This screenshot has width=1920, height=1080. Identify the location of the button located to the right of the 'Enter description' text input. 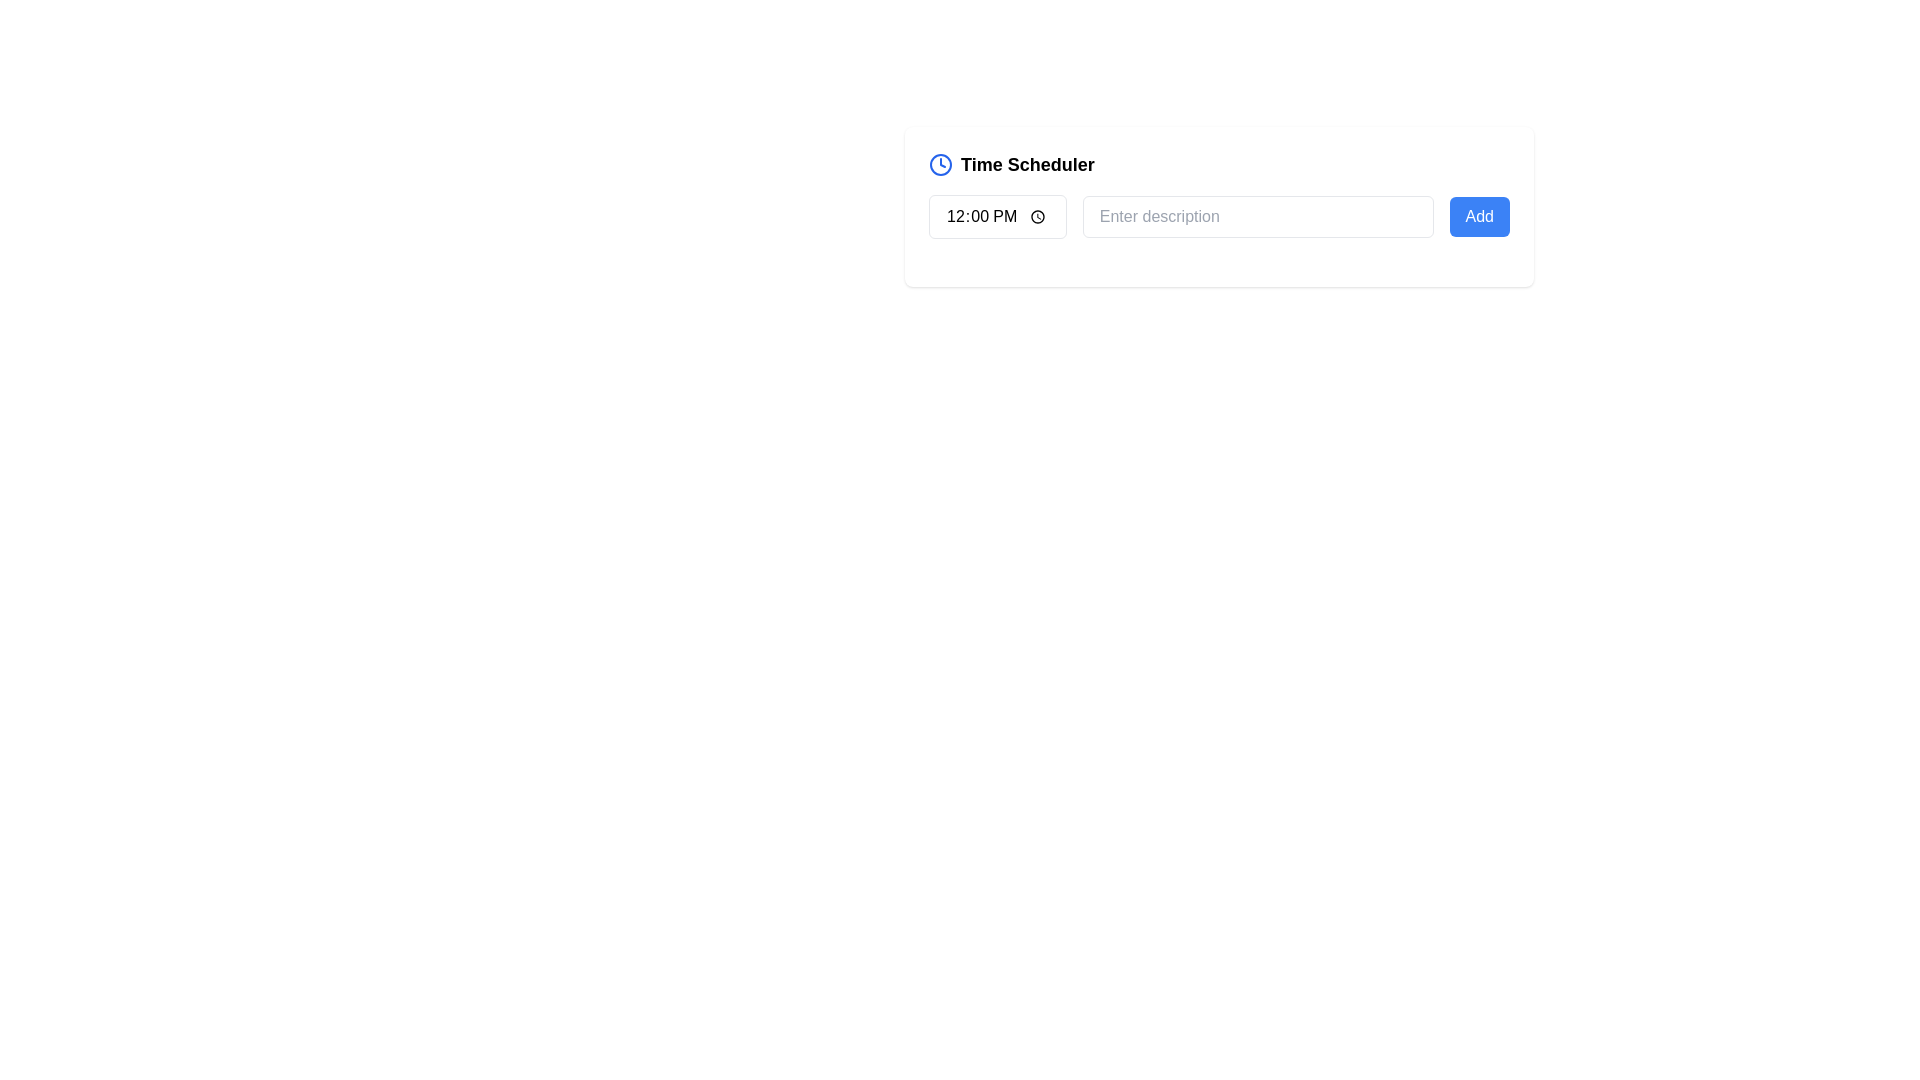
(1479, 216).